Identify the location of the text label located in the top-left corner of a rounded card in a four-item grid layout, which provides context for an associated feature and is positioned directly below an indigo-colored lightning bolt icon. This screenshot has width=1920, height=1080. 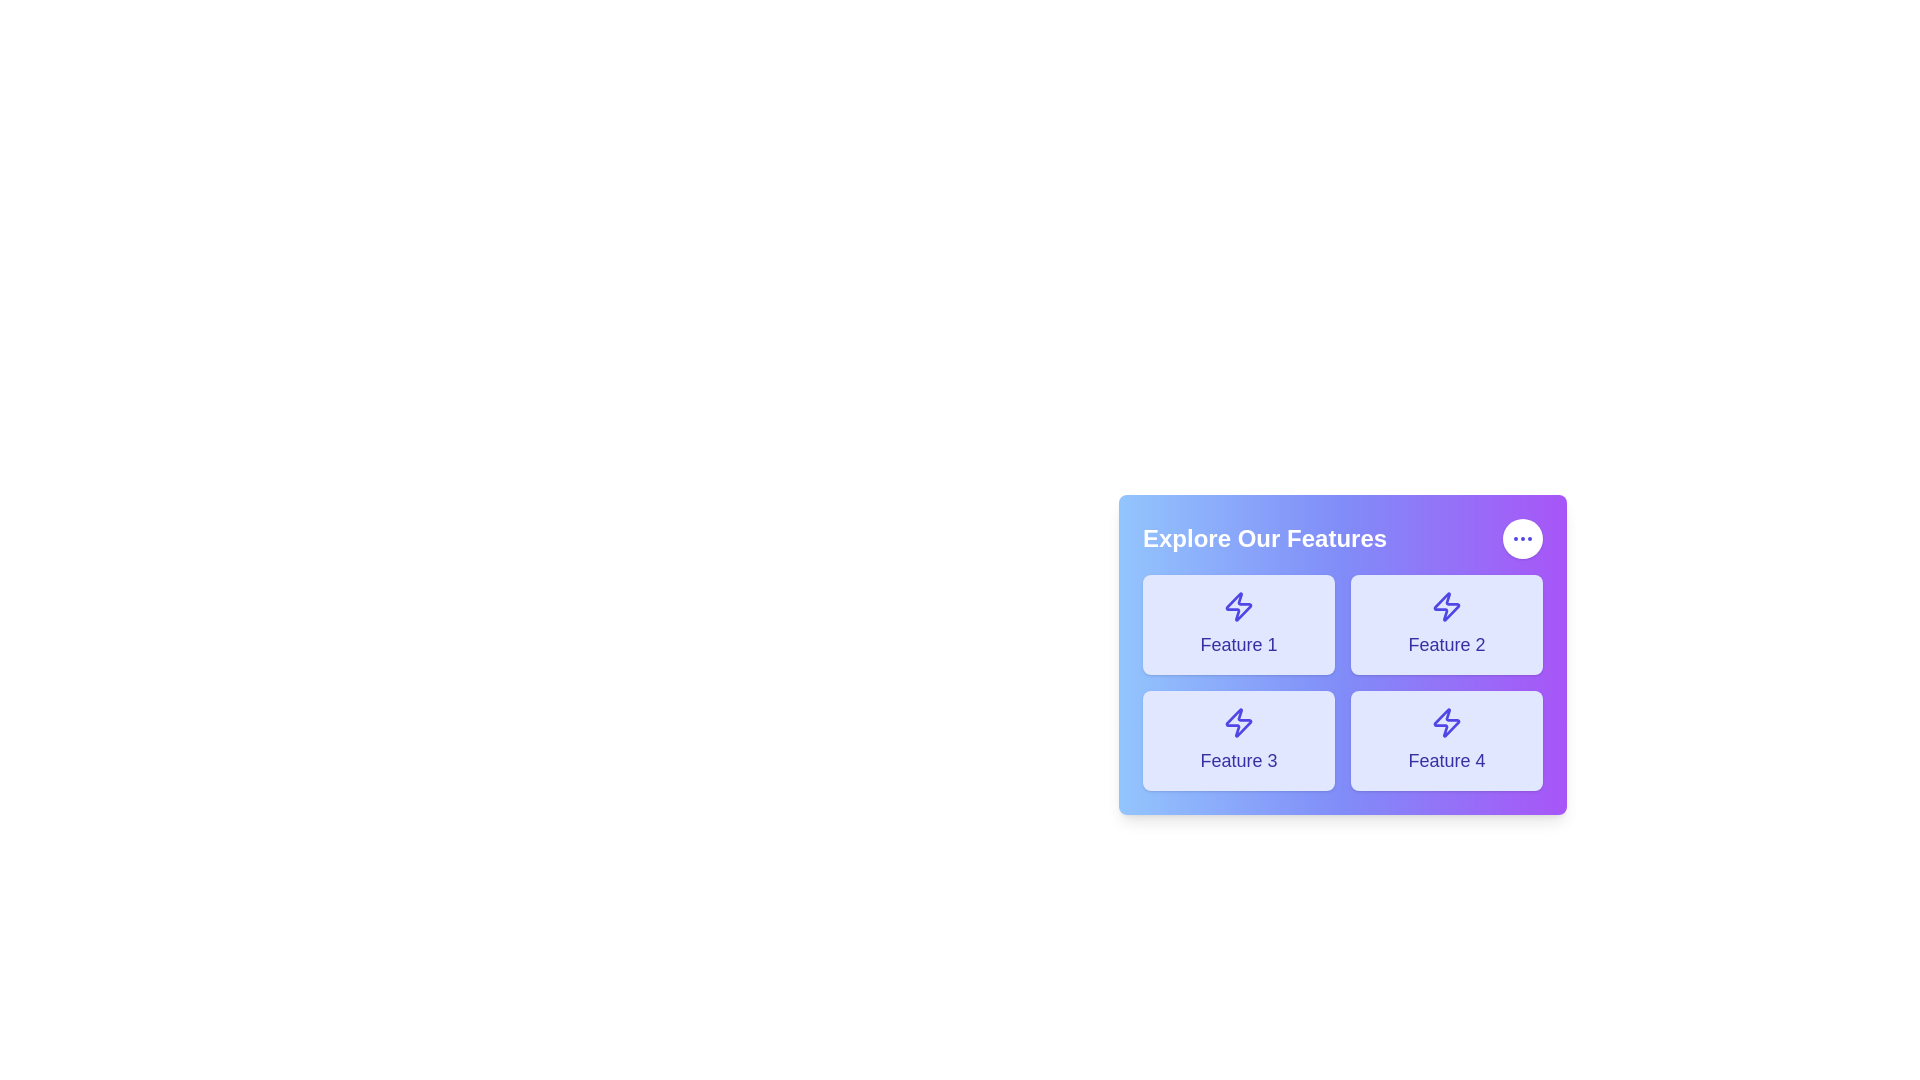
(1237, 644).